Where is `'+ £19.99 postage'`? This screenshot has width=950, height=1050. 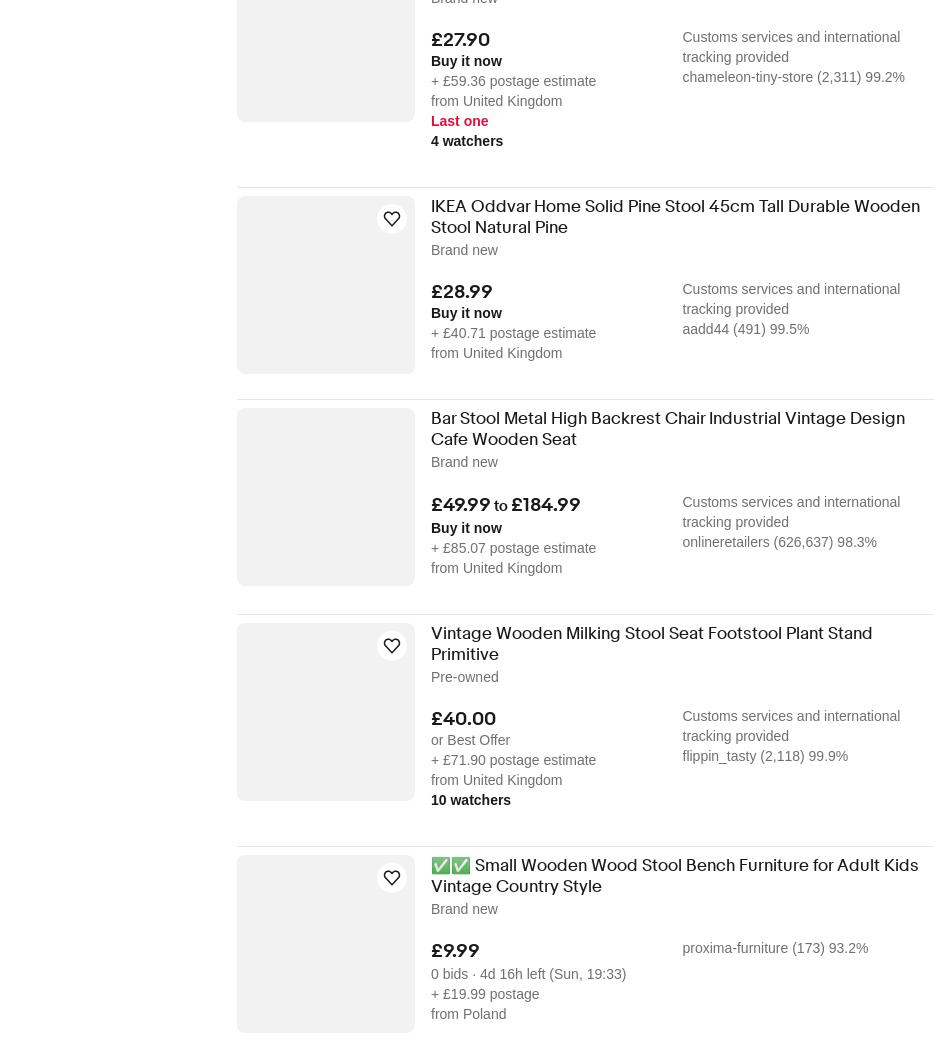
'+ £19.99 postage' is located at coordinates (484, 992).